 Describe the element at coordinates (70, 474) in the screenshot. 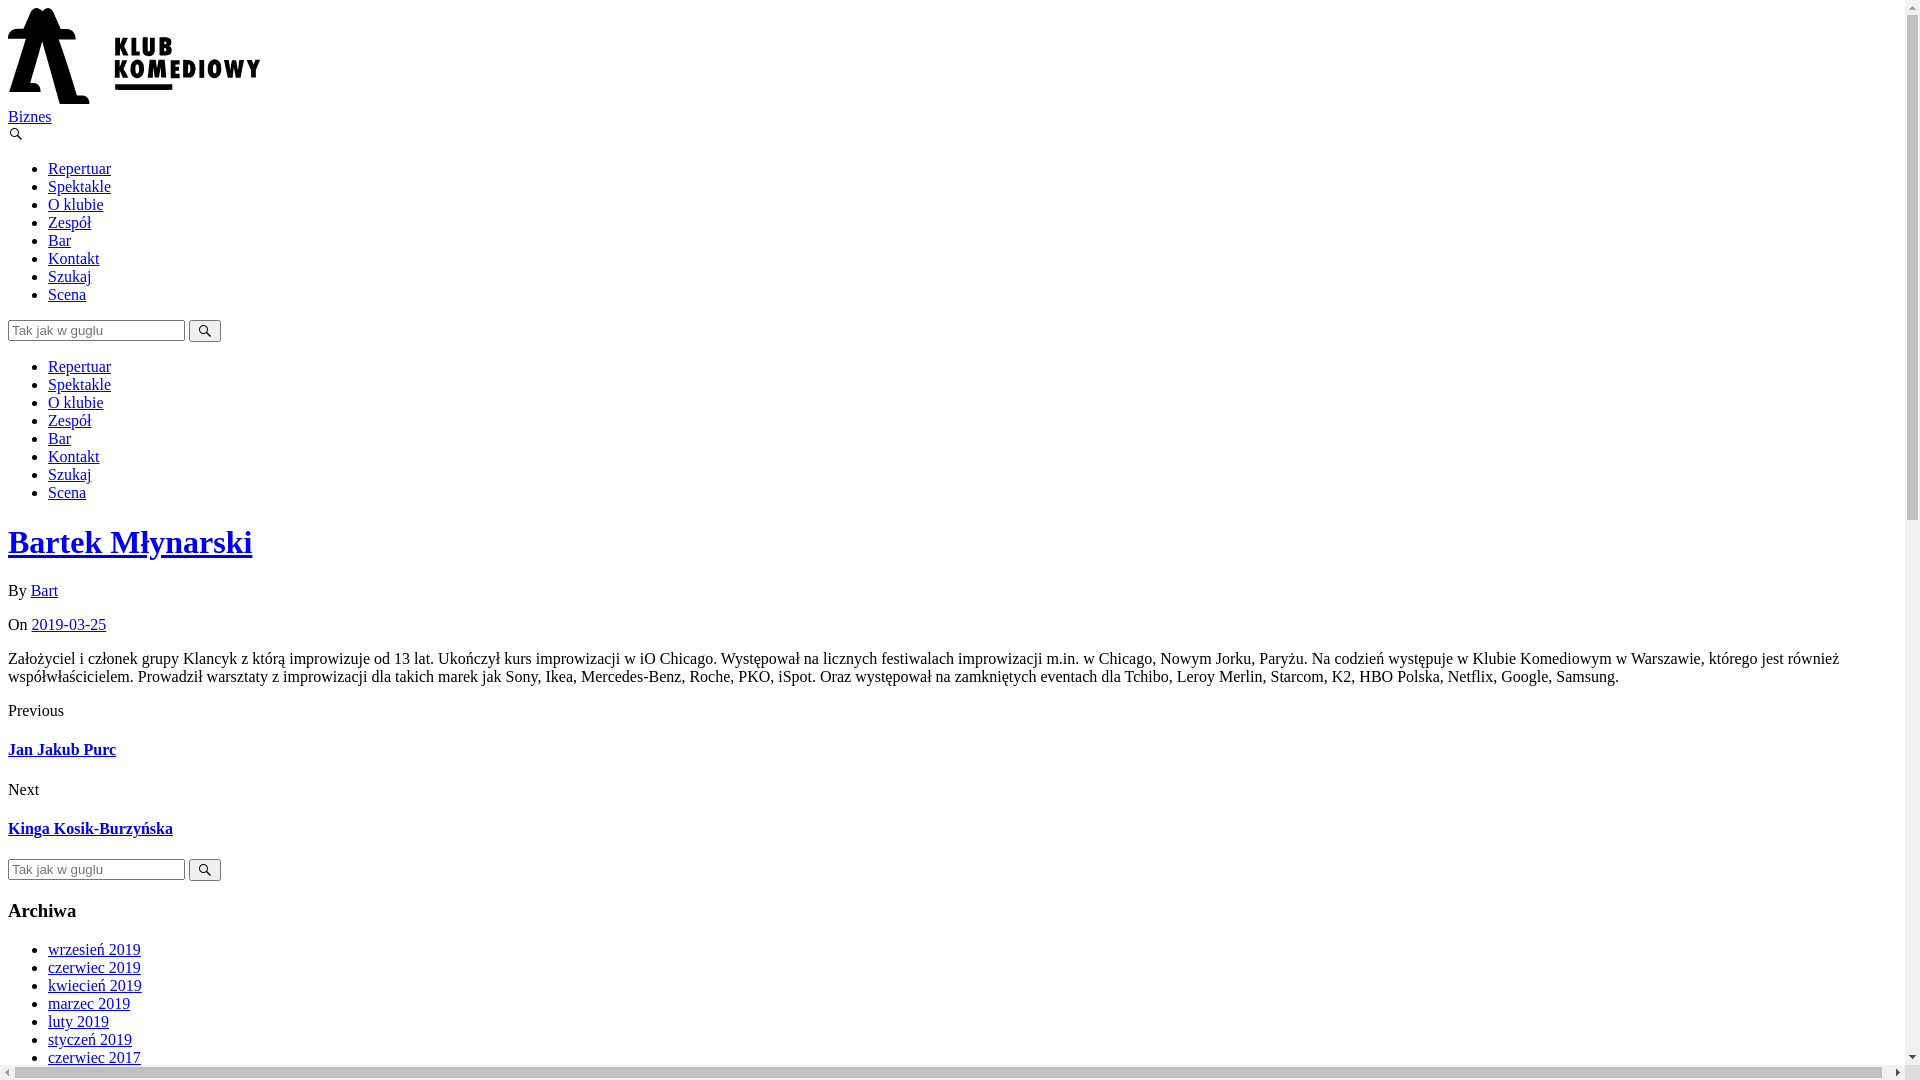

I see `'Szukaj'` at that location.